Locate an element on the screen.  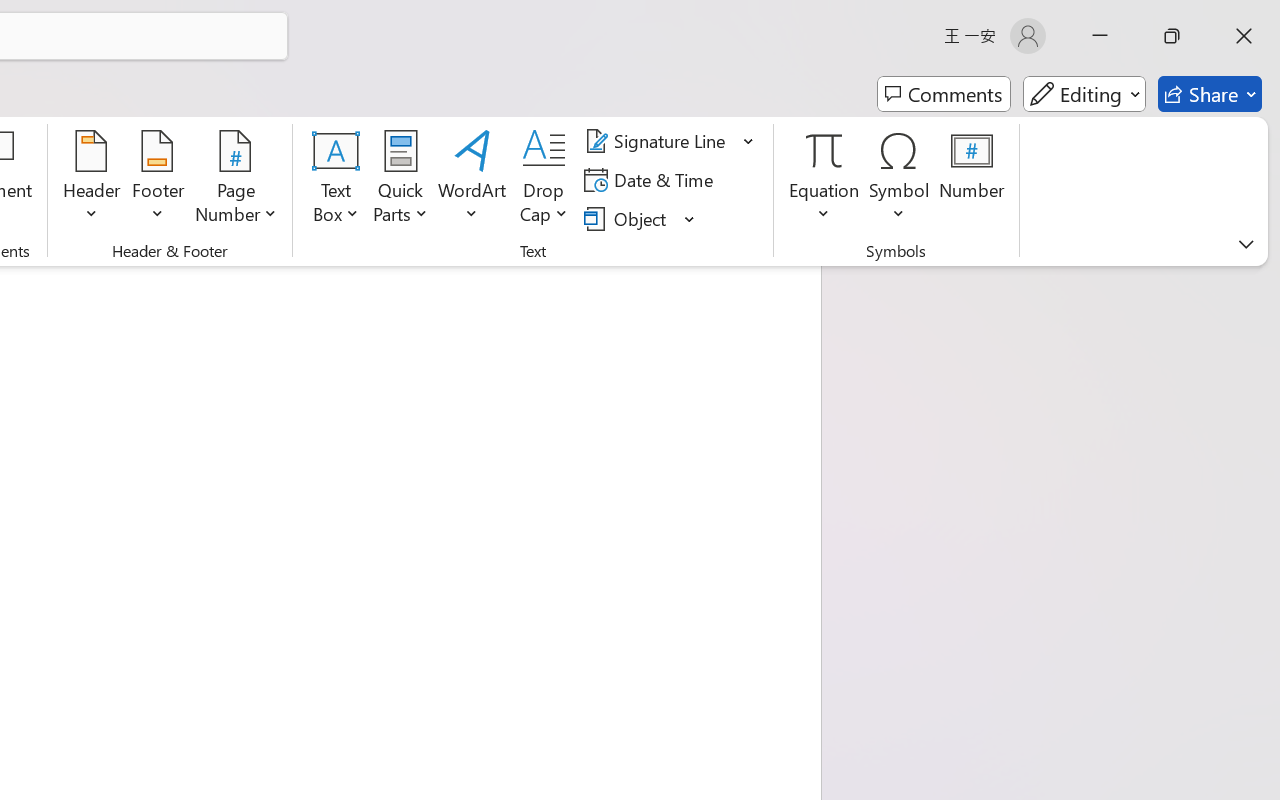
'Share' is located at coordinates (1209, 94).